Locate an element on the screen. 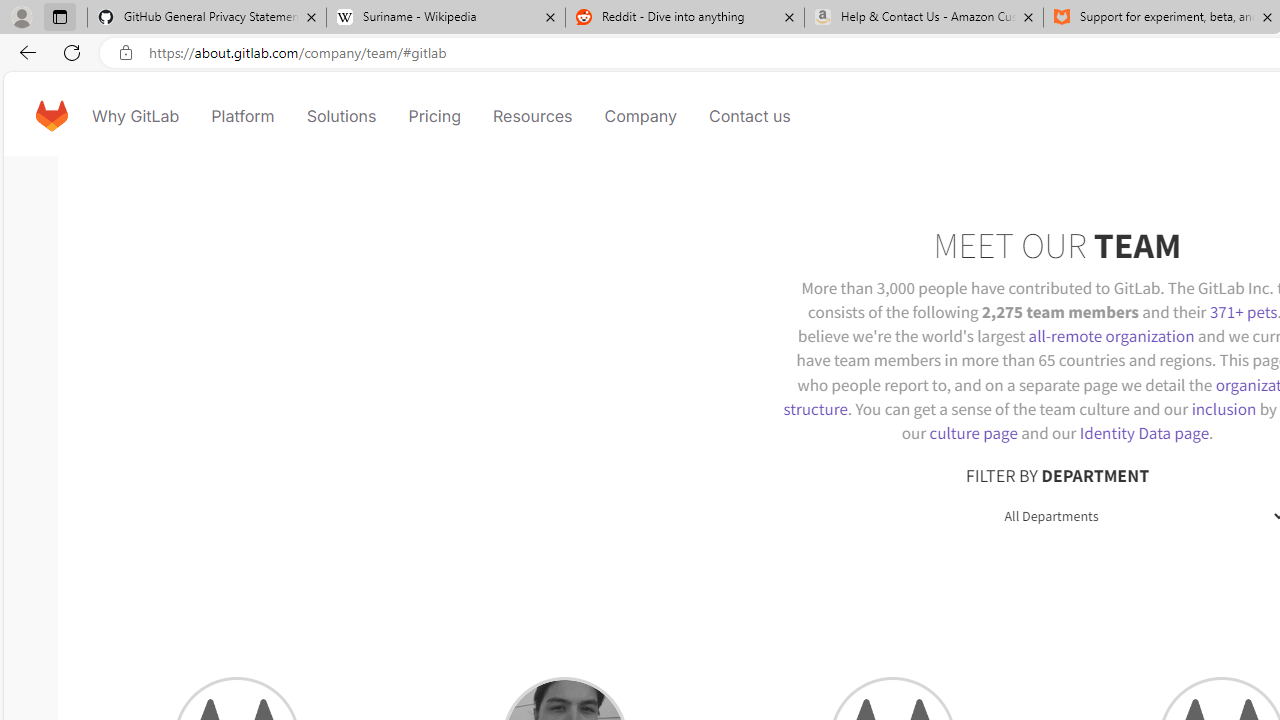 The image size is (1280, 720). 'Reddit - Dive into anything' is located at coordinates (684, 17).